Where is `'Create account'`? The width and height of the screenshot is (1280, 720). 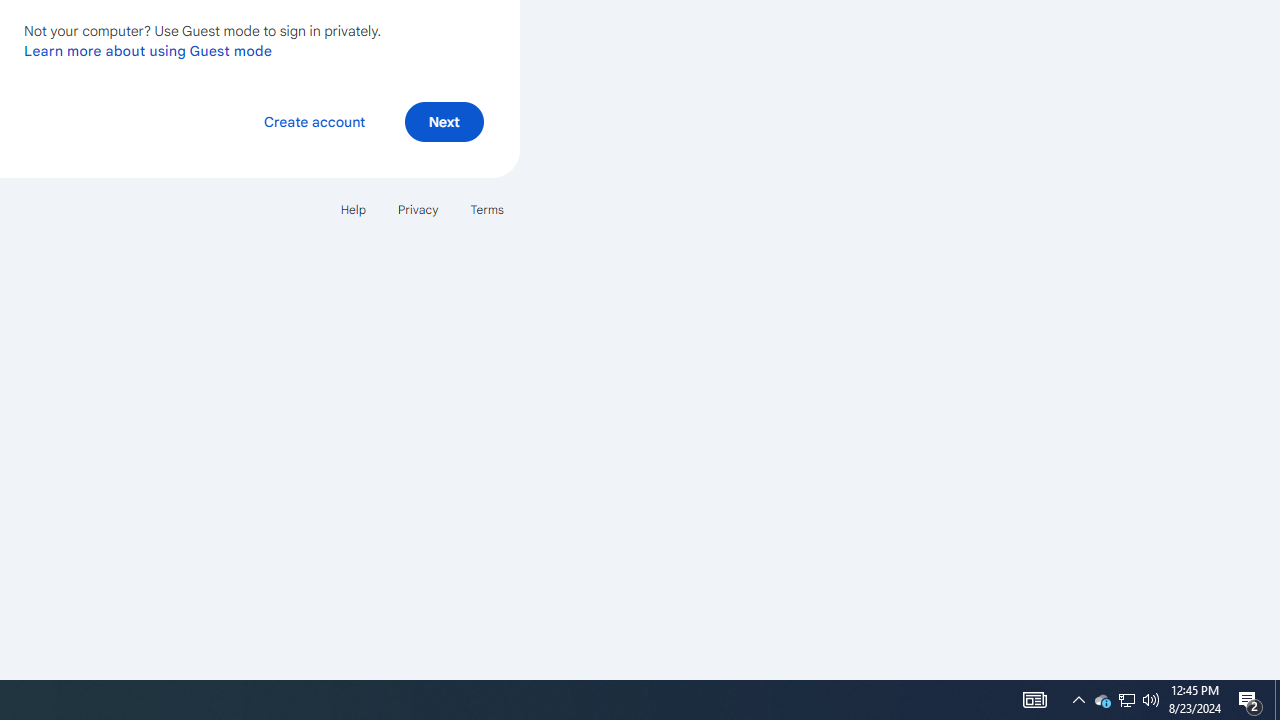 'Create account' is located at coordinates (313, 122).